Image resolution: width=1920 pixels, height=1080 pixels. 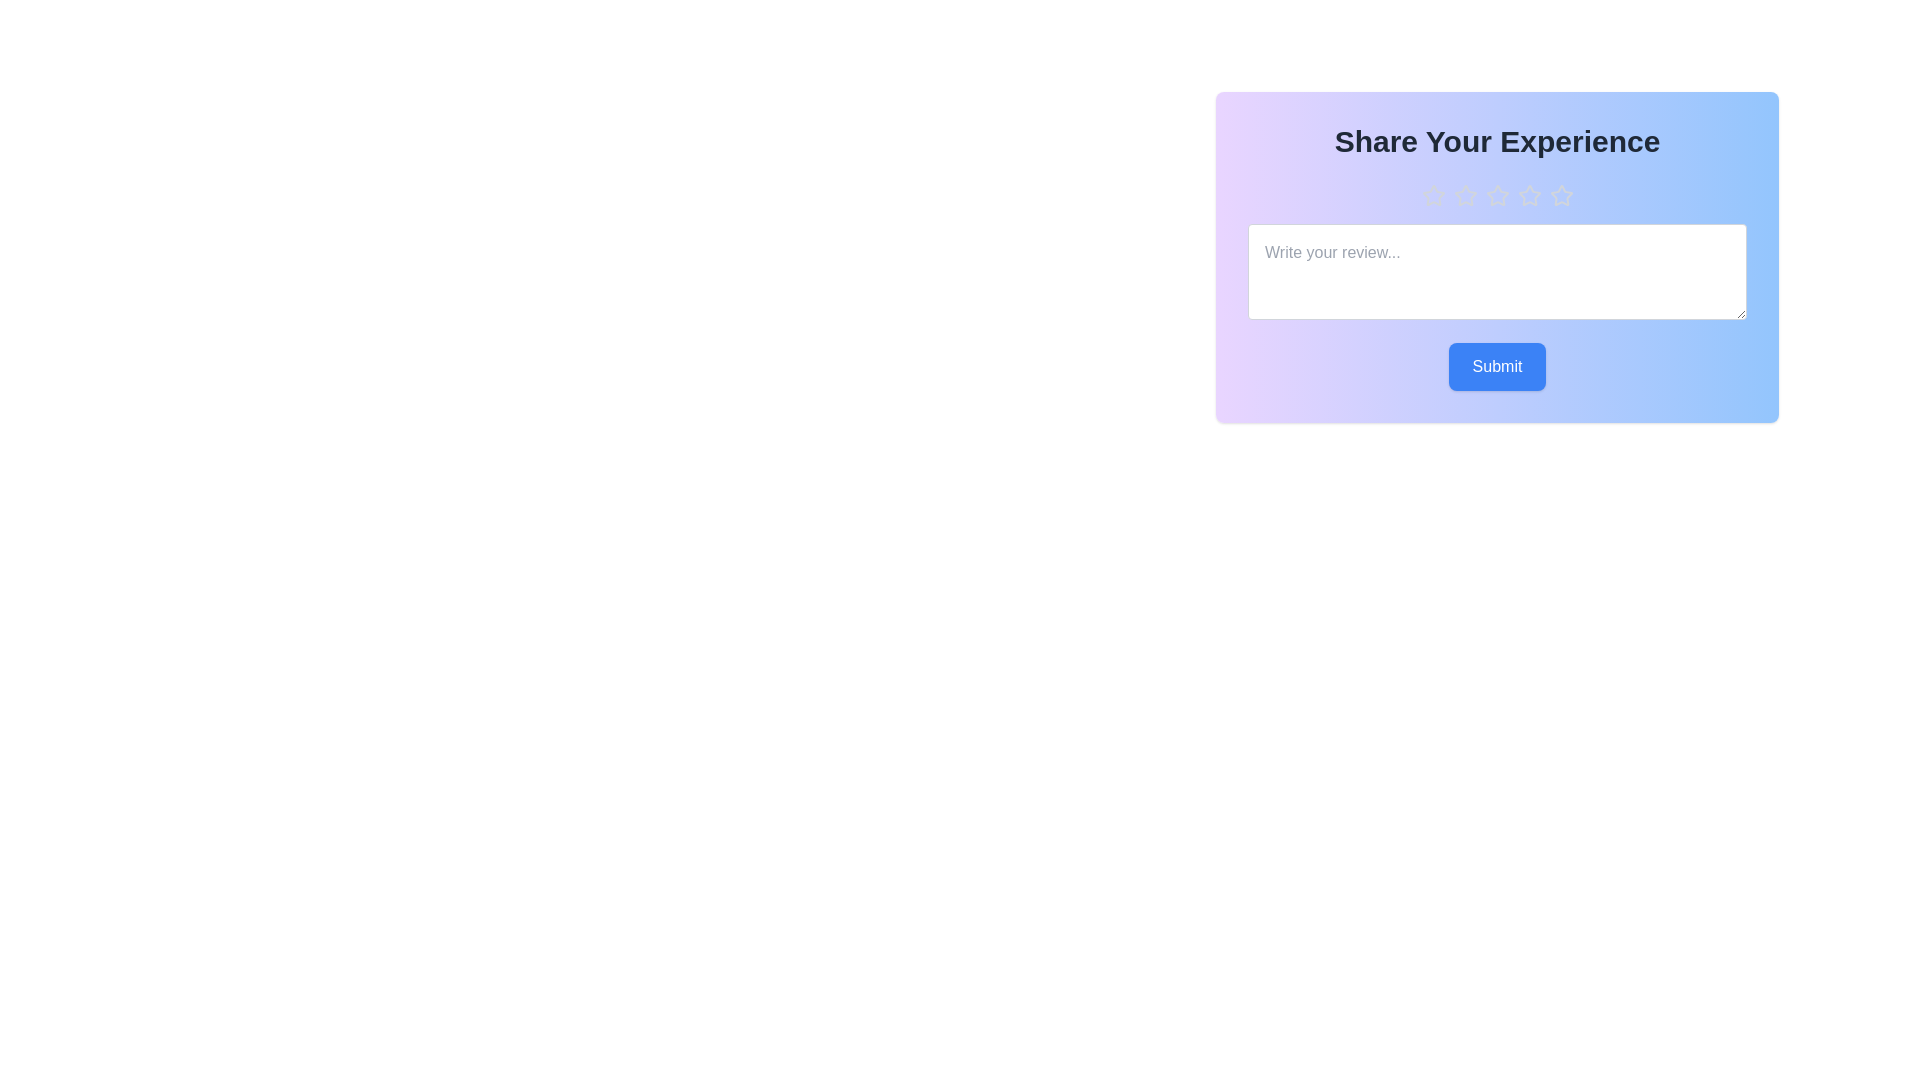 I want to click on the rating to 1 stars by clicking the corresponding star button, so click(x=1432, y=196).